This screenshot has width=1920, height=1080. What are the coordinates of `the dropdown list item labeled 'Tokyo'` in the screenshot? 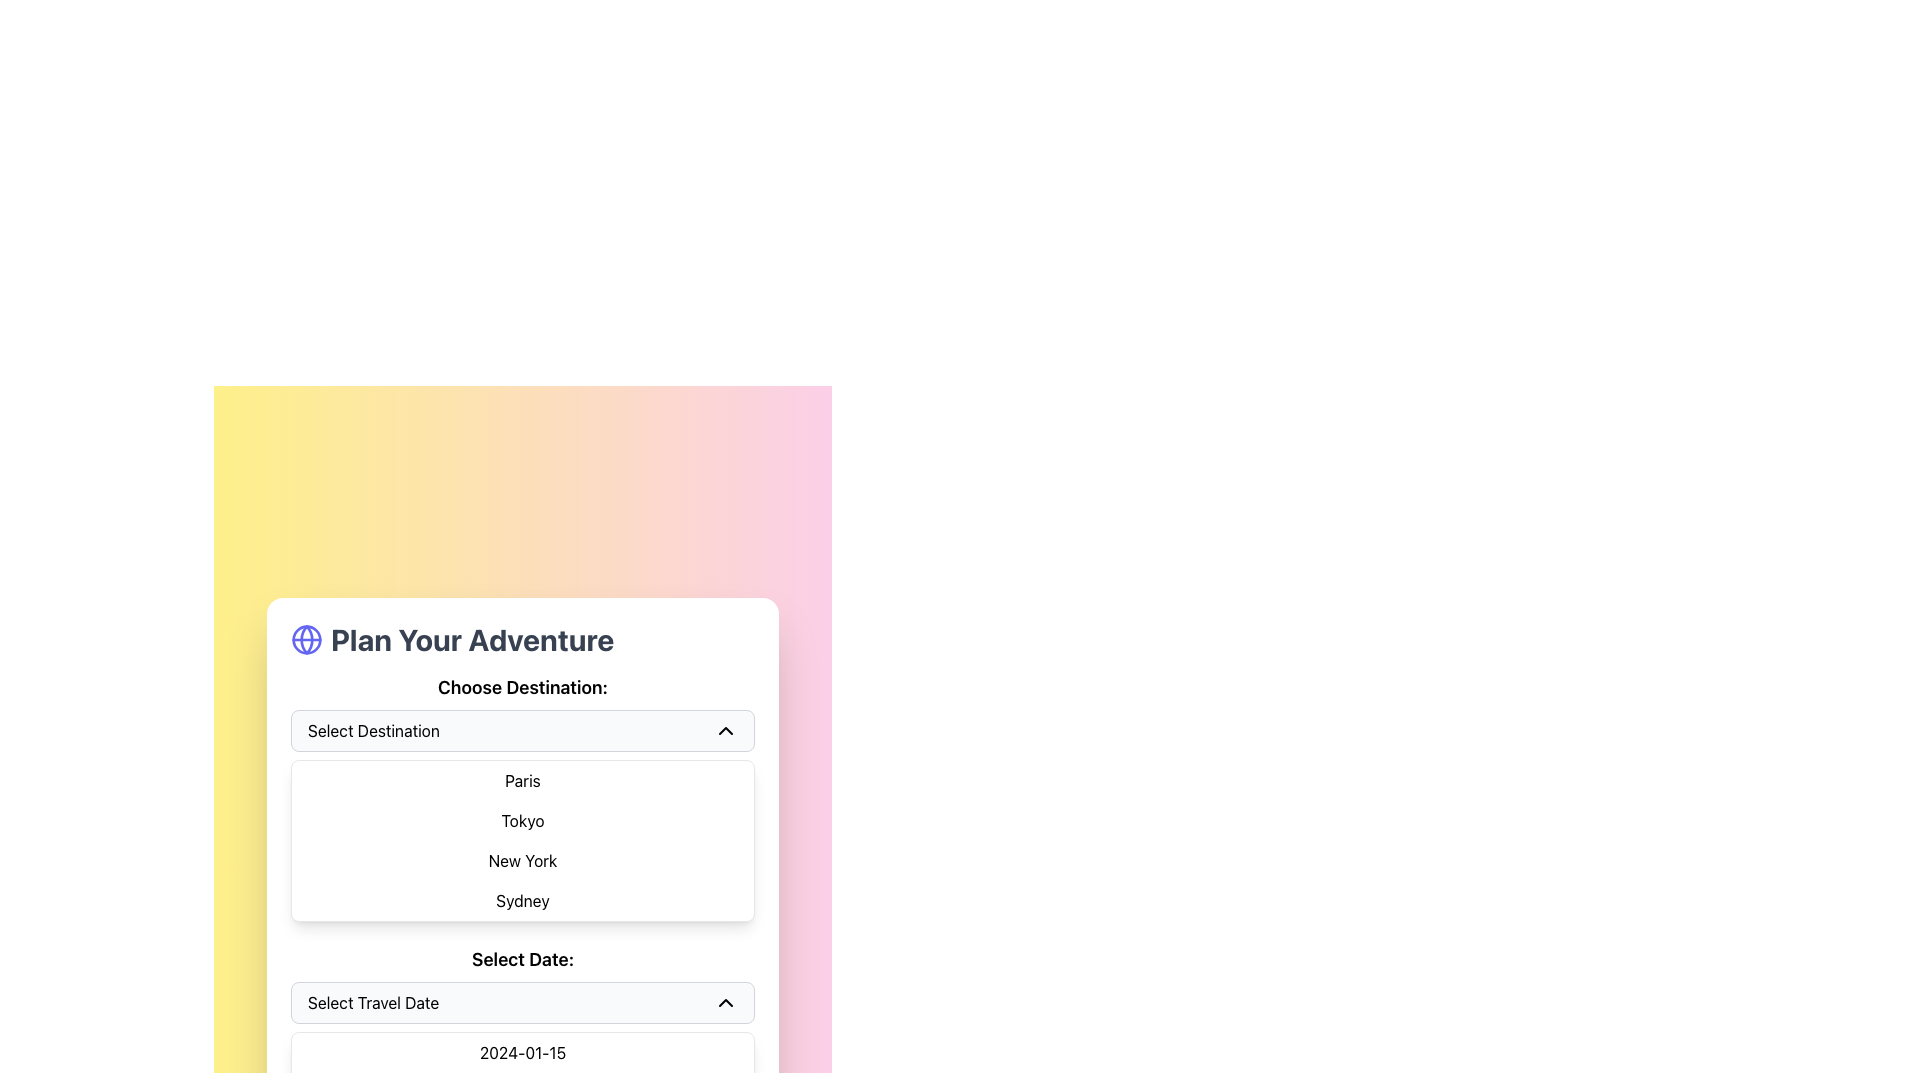 It's located at (523, 821).